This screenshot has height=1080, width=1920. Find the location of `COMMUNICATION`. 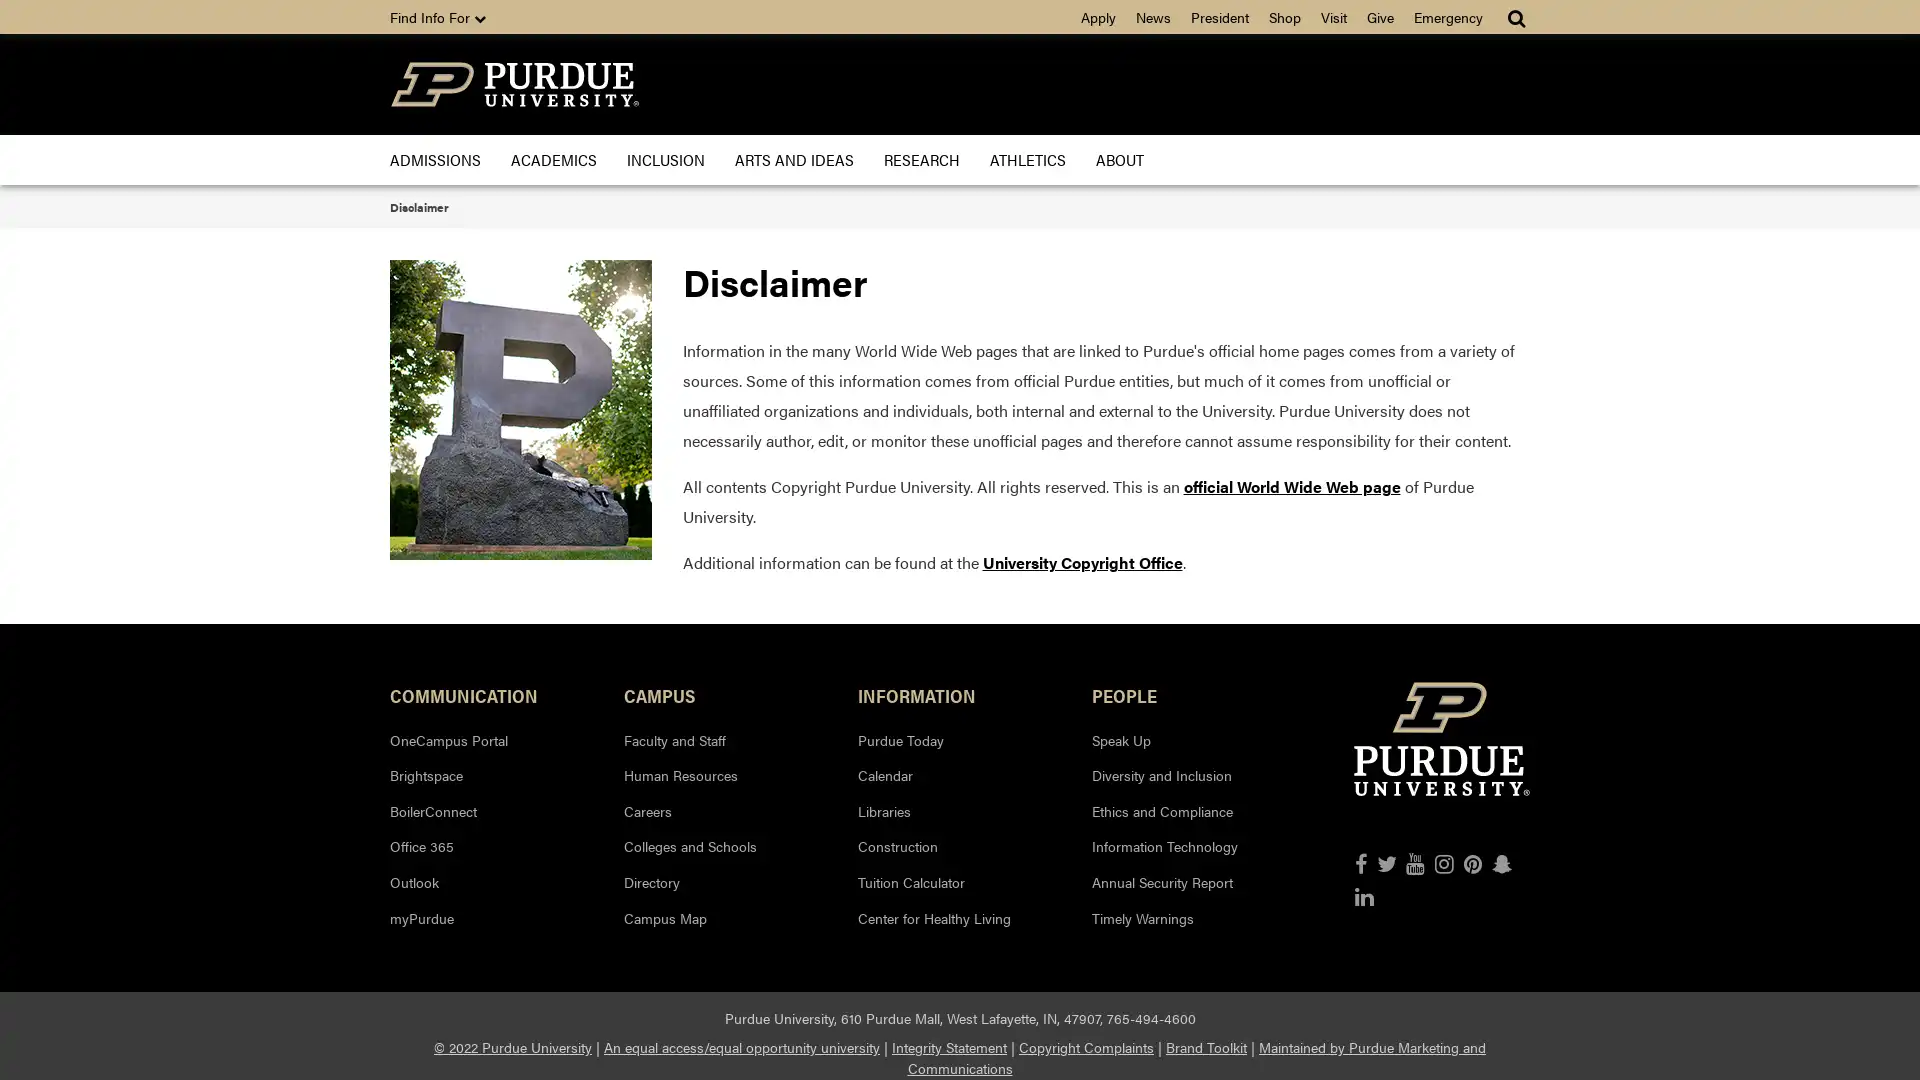

COMMUNICATION is located at coordinates (491, 689).